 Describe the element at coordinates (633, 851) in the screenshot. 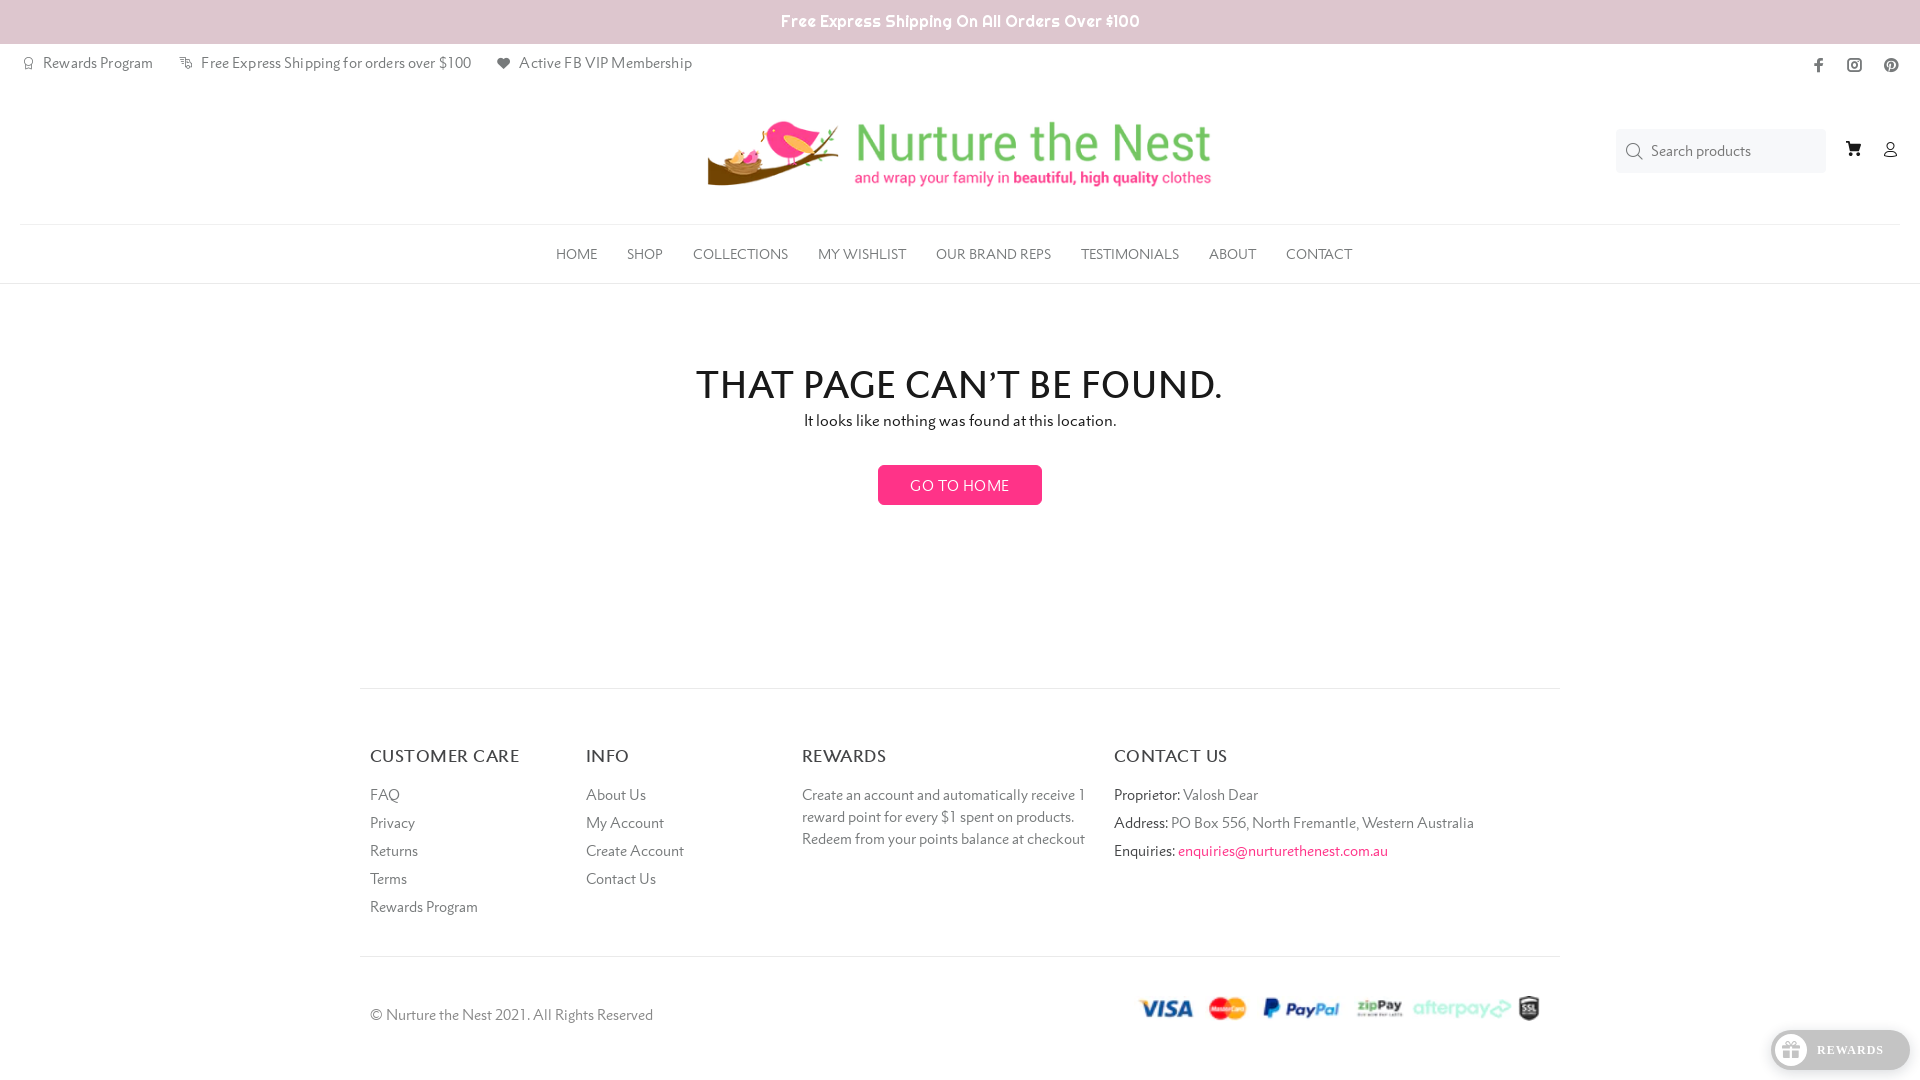

I see `'Create Account'` at that location.